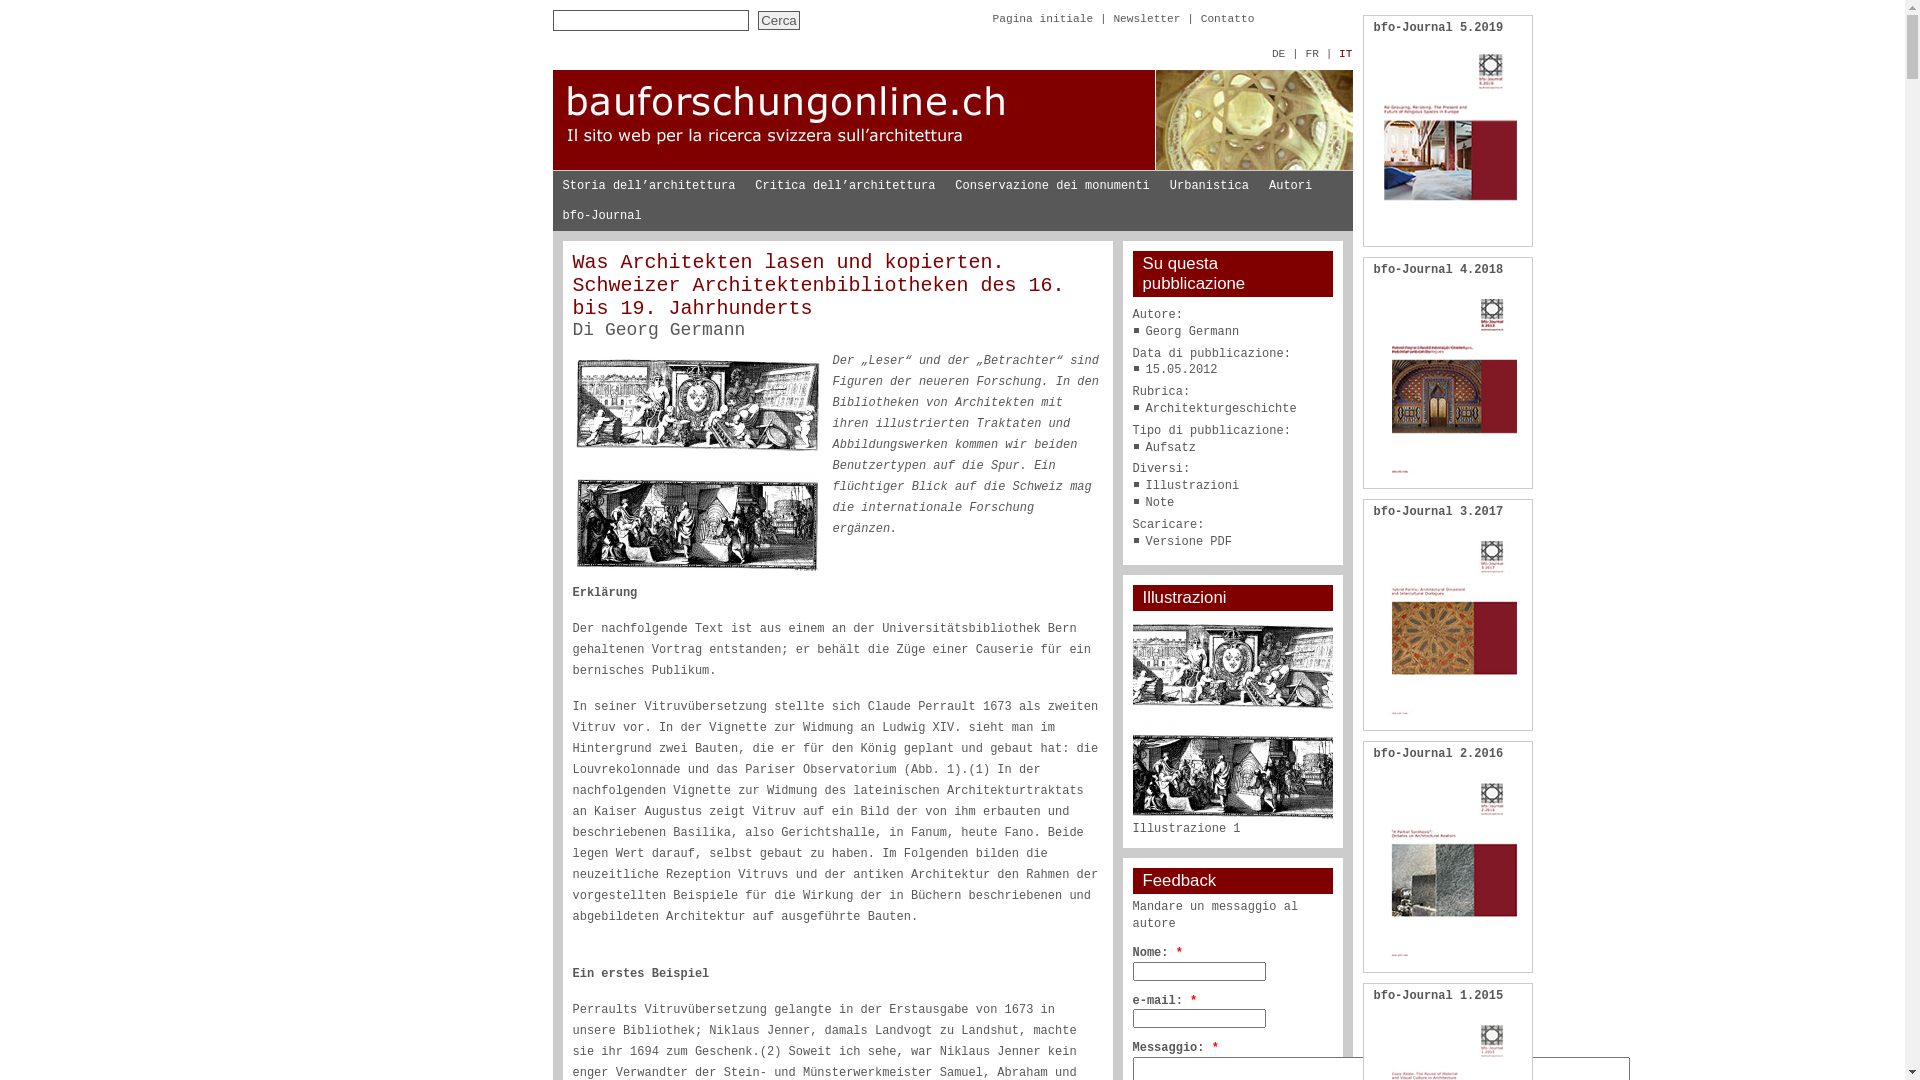  Describe the element at coordinates (1050, 185) in the screenshot. I see `'Conservazione dei monumenti'` at that location.